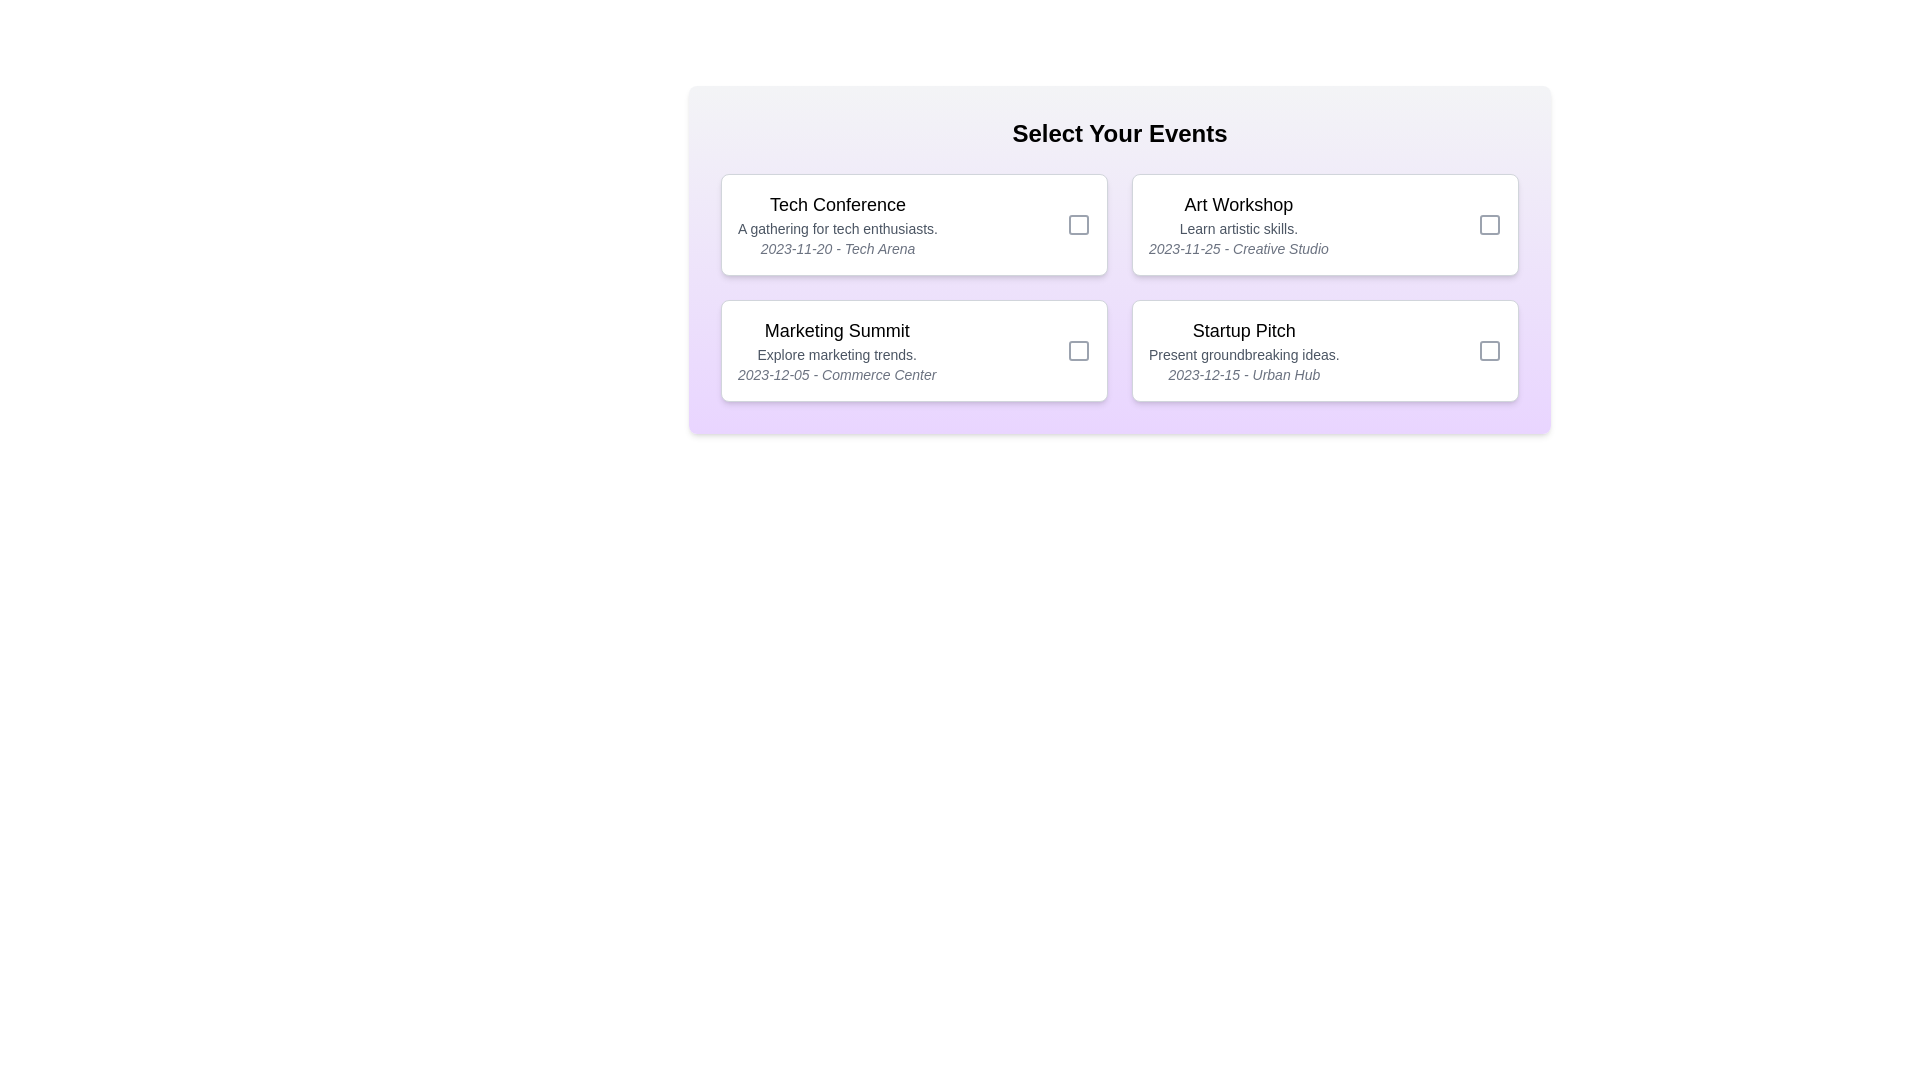 This screenshot has width=1920, height=1080. Describe the element at coordinates (1079, 350) in the screenshot. I see `the checkbox for the event Marketing Summit` at that location.